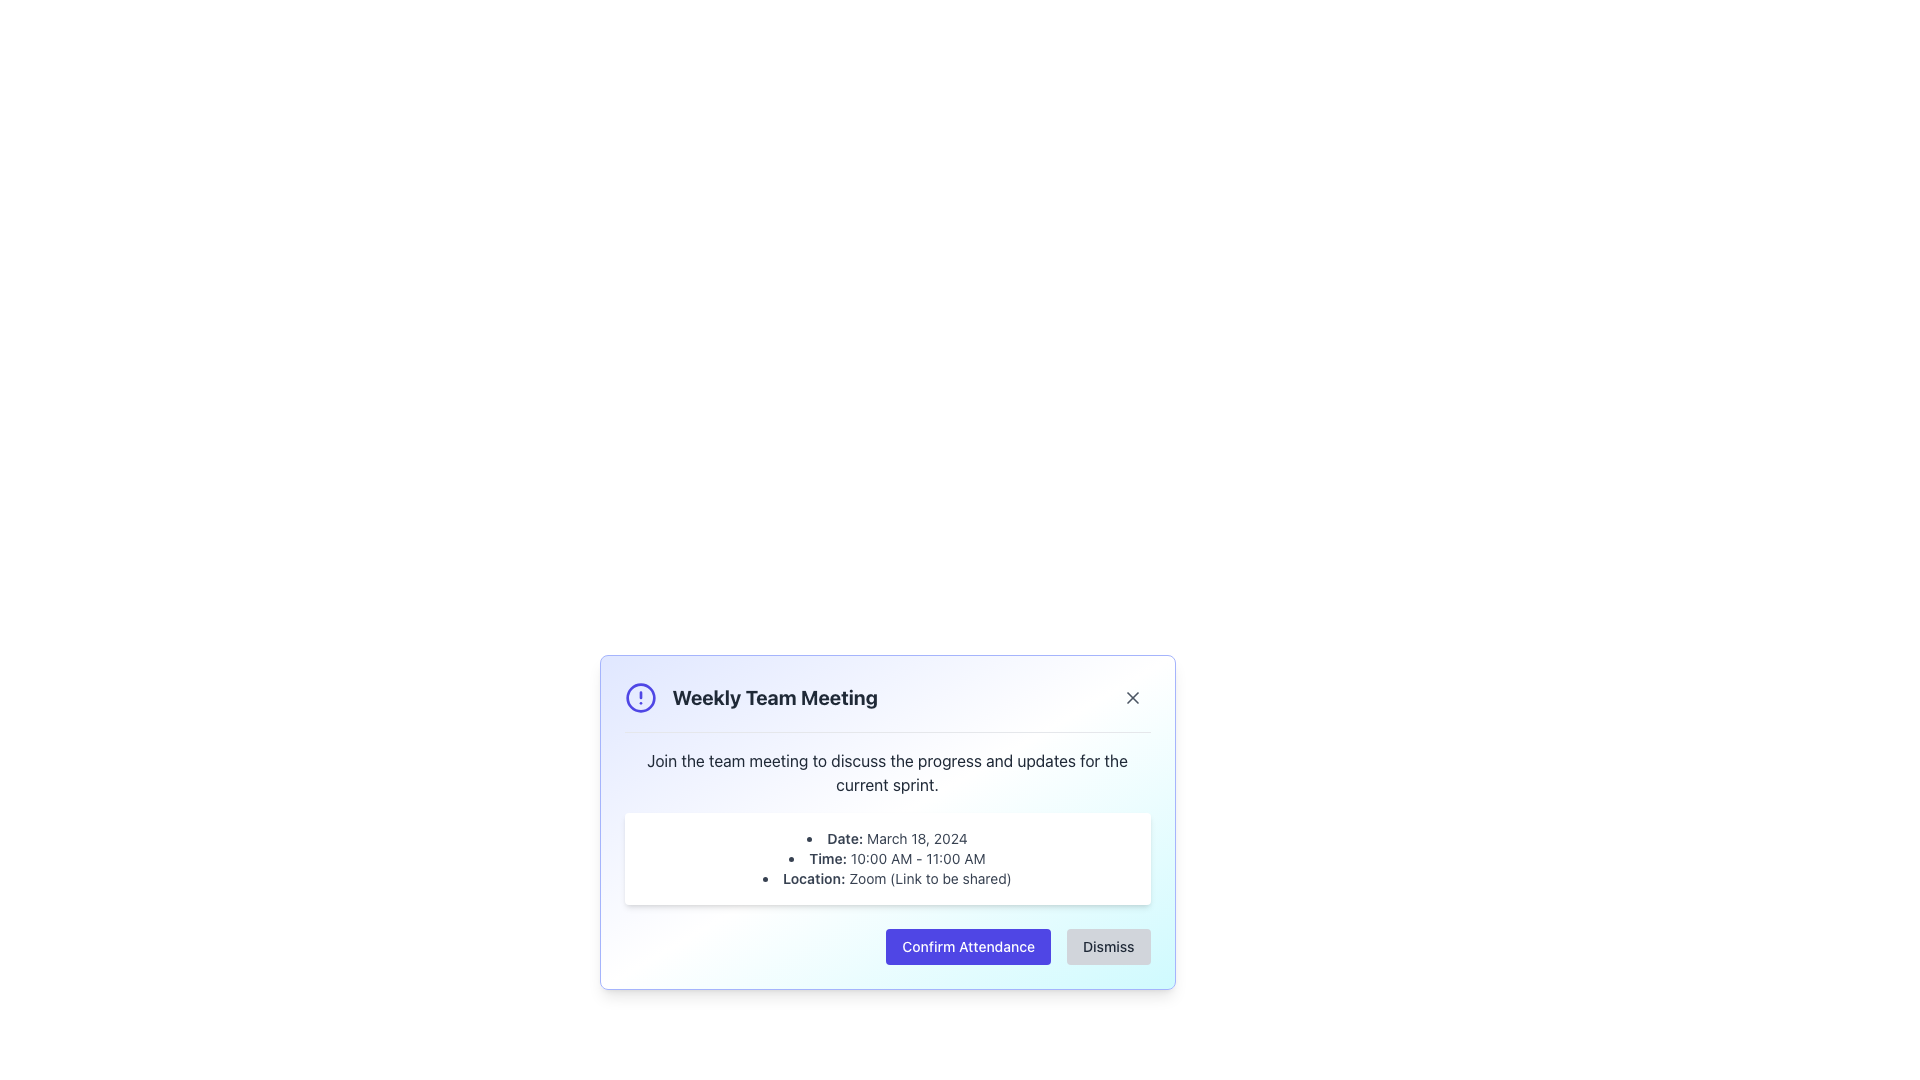 Image resolution: width=1920 pixels, height=1080 pixels. What do you see at coordinates (968, 946) in the screenshot?
I see `the confirmation button located at the bottom right of the dialog box to confirm attendance for the event or meeting` at bounding box center [968, 946].